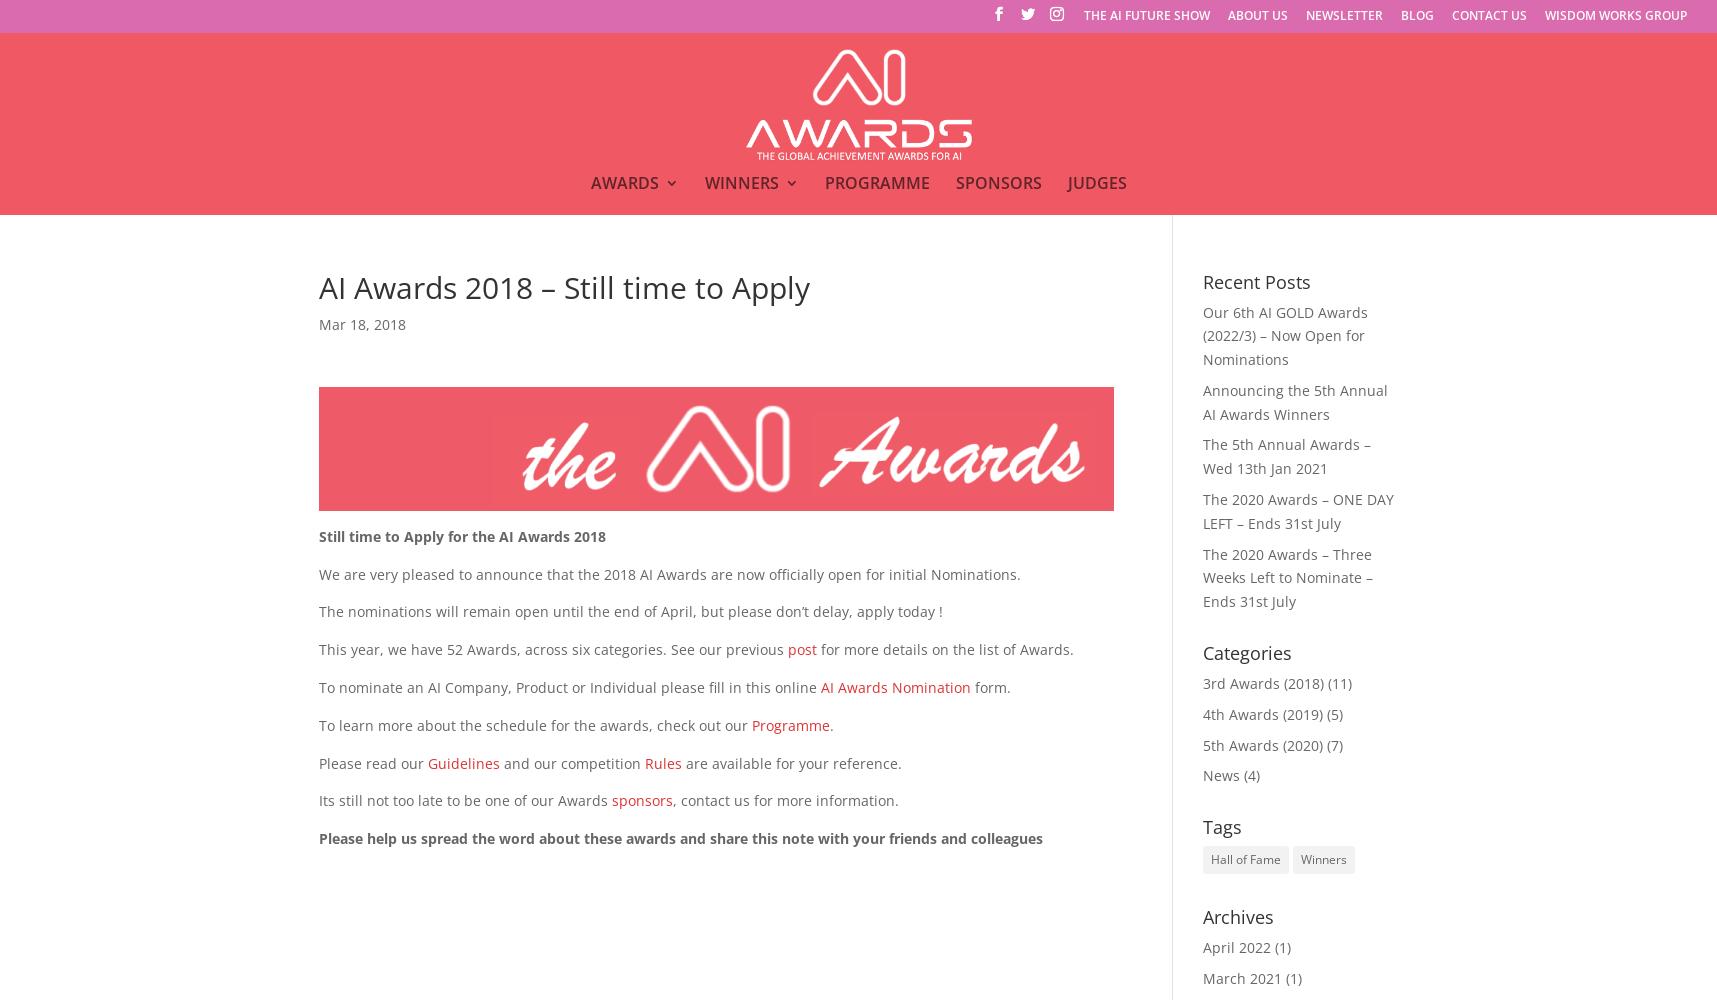  Describe the element at coordinates (661, 762) in the screenshot. I see `'Rules'` at that location.